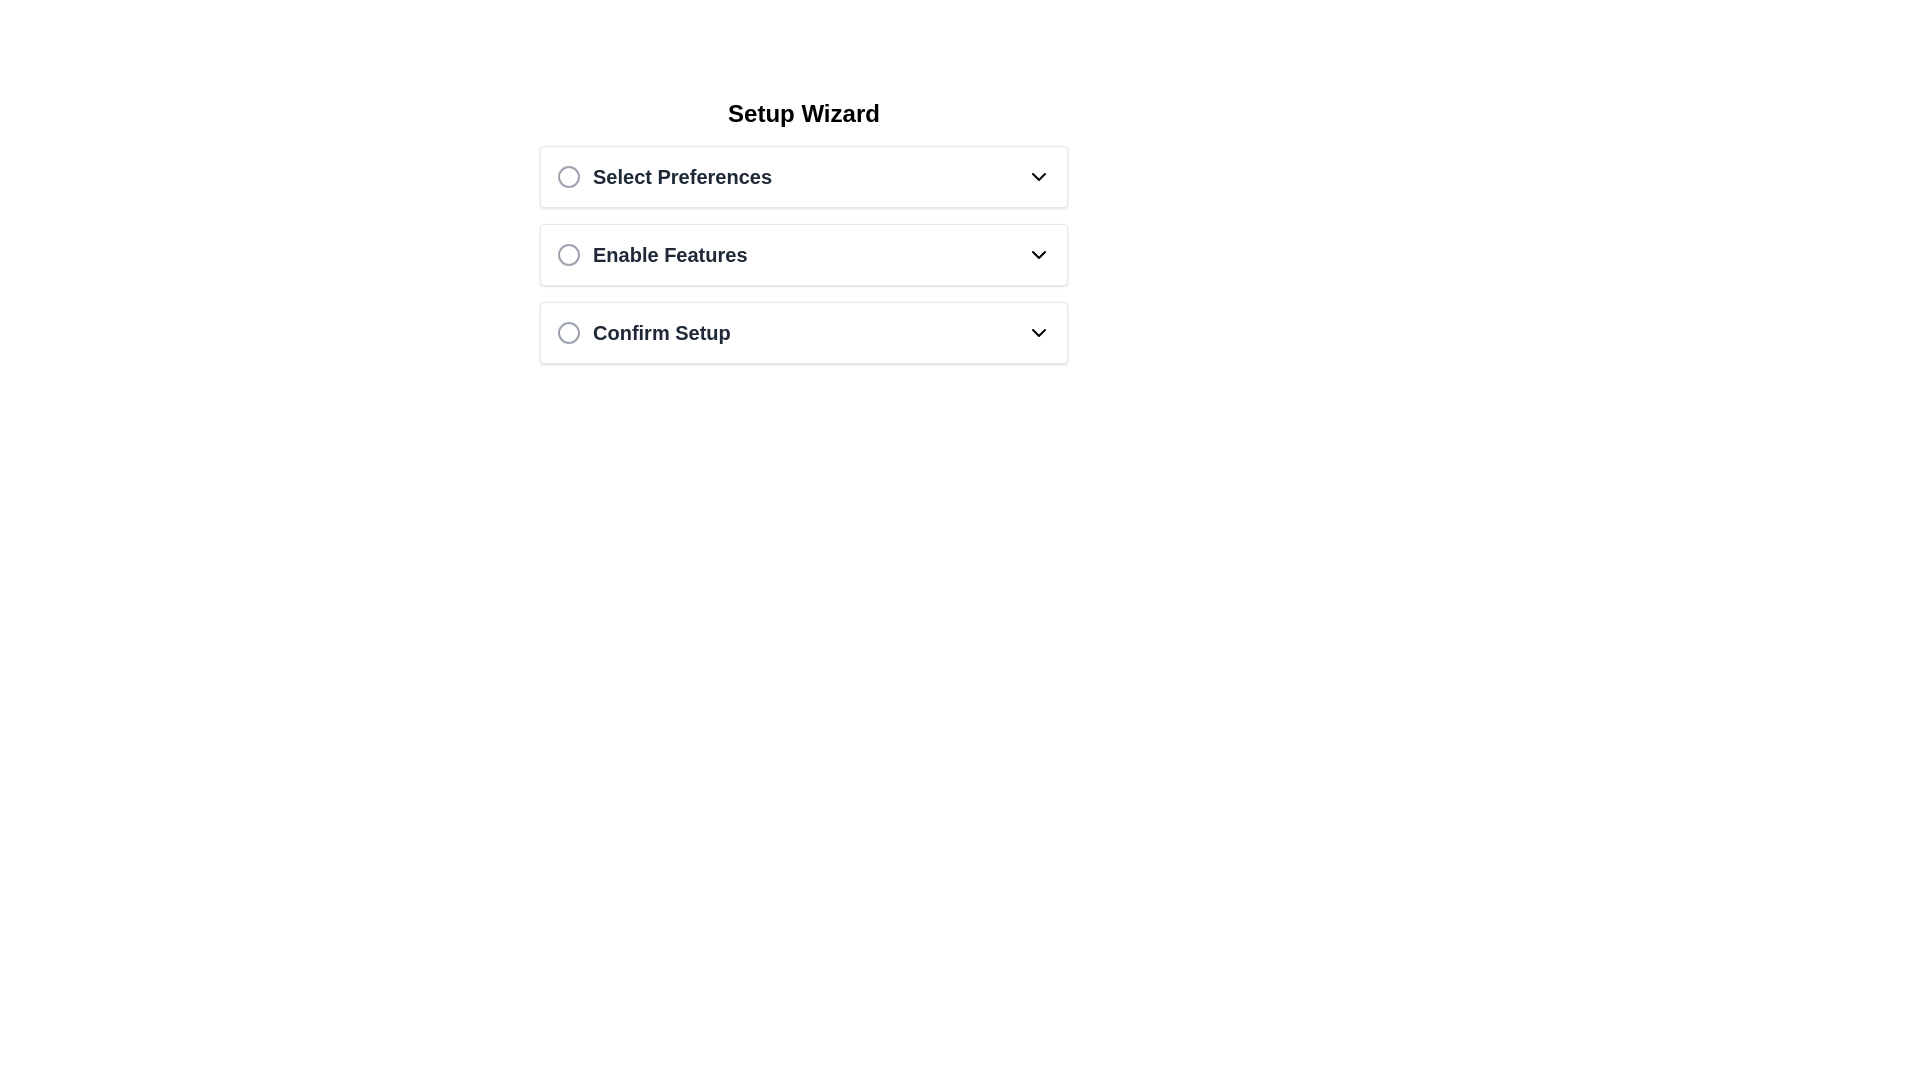  What do you see at coordinates (568, 331) in the screenshot?
I see `the circular icon with a thin gray border located at the top left of the 'Confirm Setup' text label` at bounding box center [568, 331].